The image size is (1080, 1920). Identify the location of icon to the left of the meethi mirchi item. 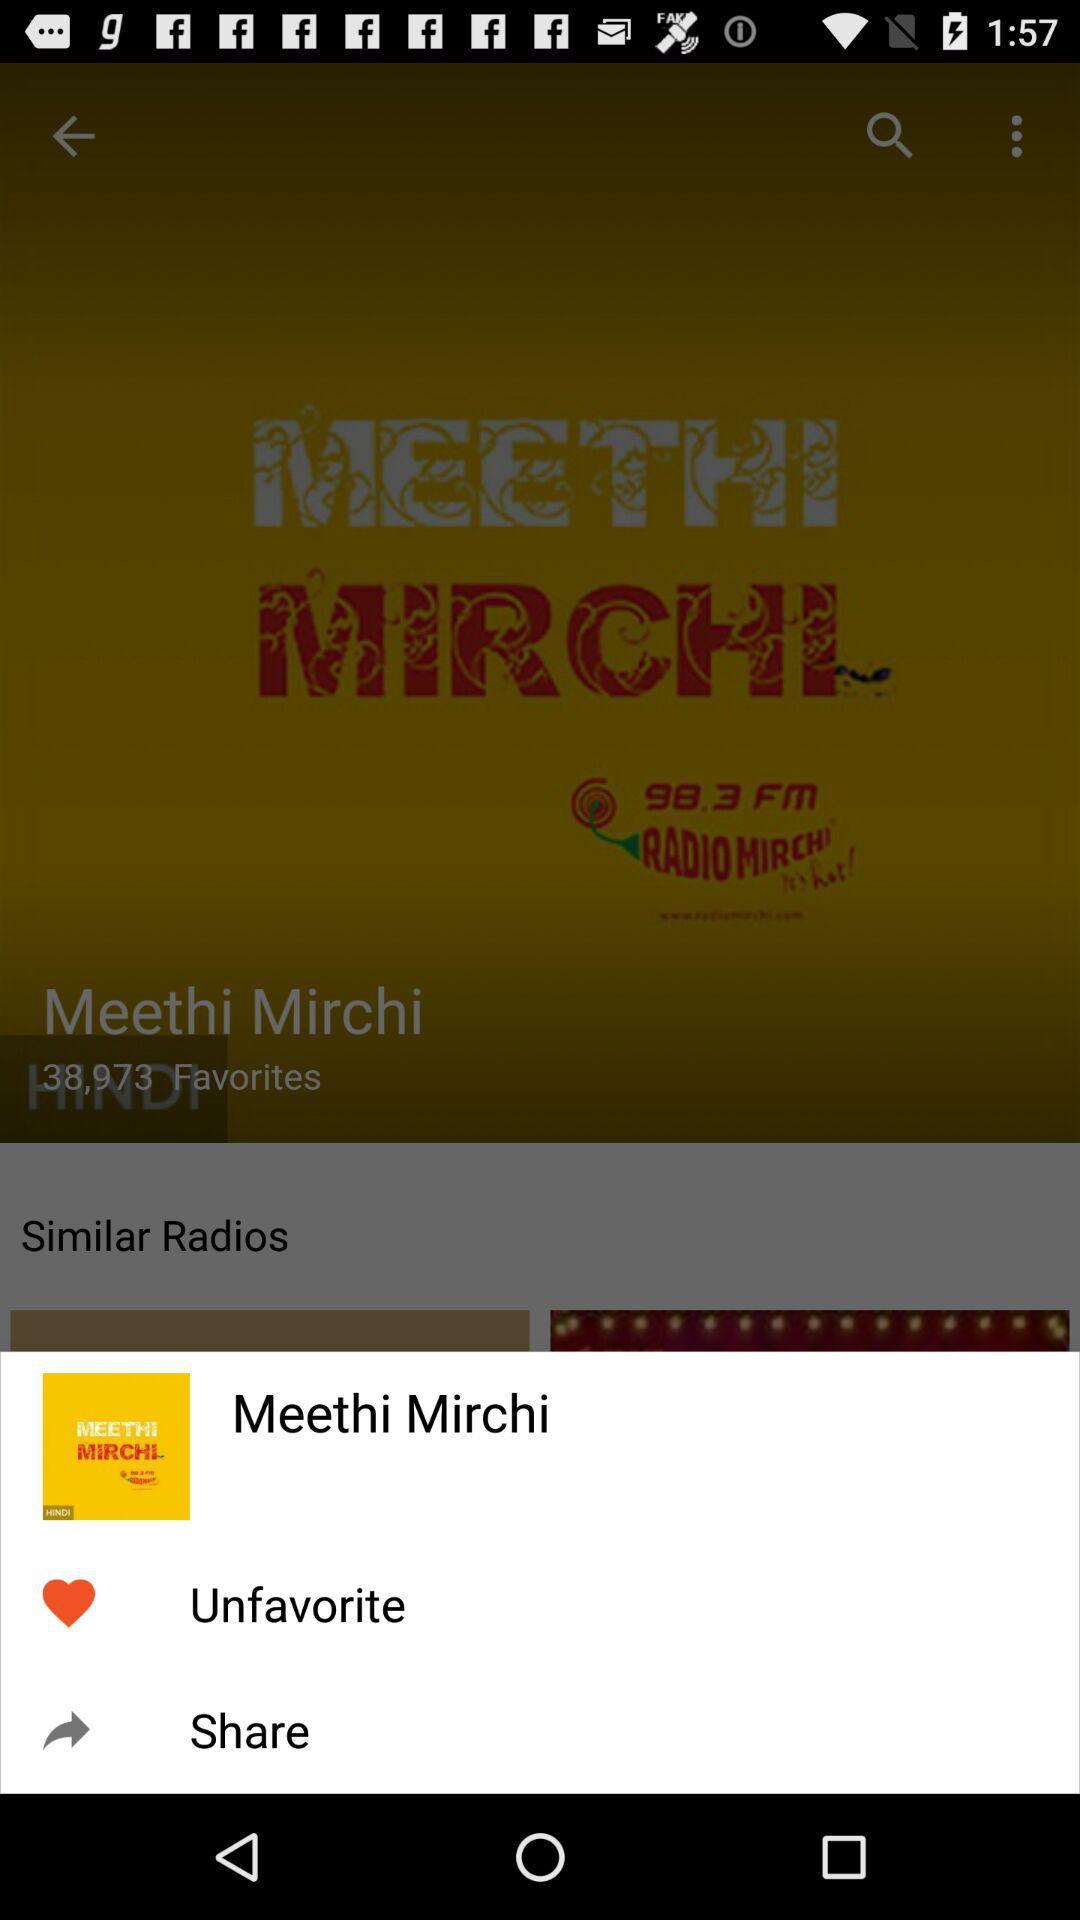
(116, 1446).